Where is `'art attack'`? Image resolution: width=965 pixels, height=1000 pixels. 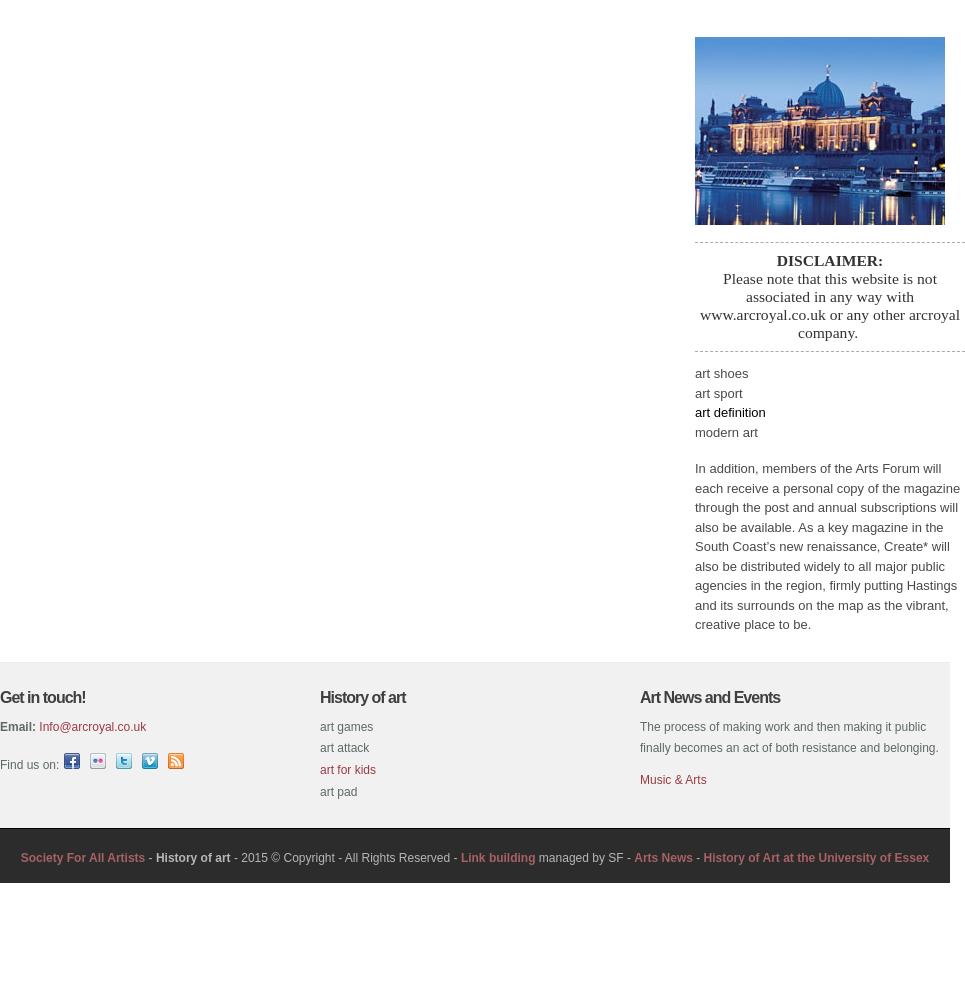
'art attack' is located at coordinates (344, 747).